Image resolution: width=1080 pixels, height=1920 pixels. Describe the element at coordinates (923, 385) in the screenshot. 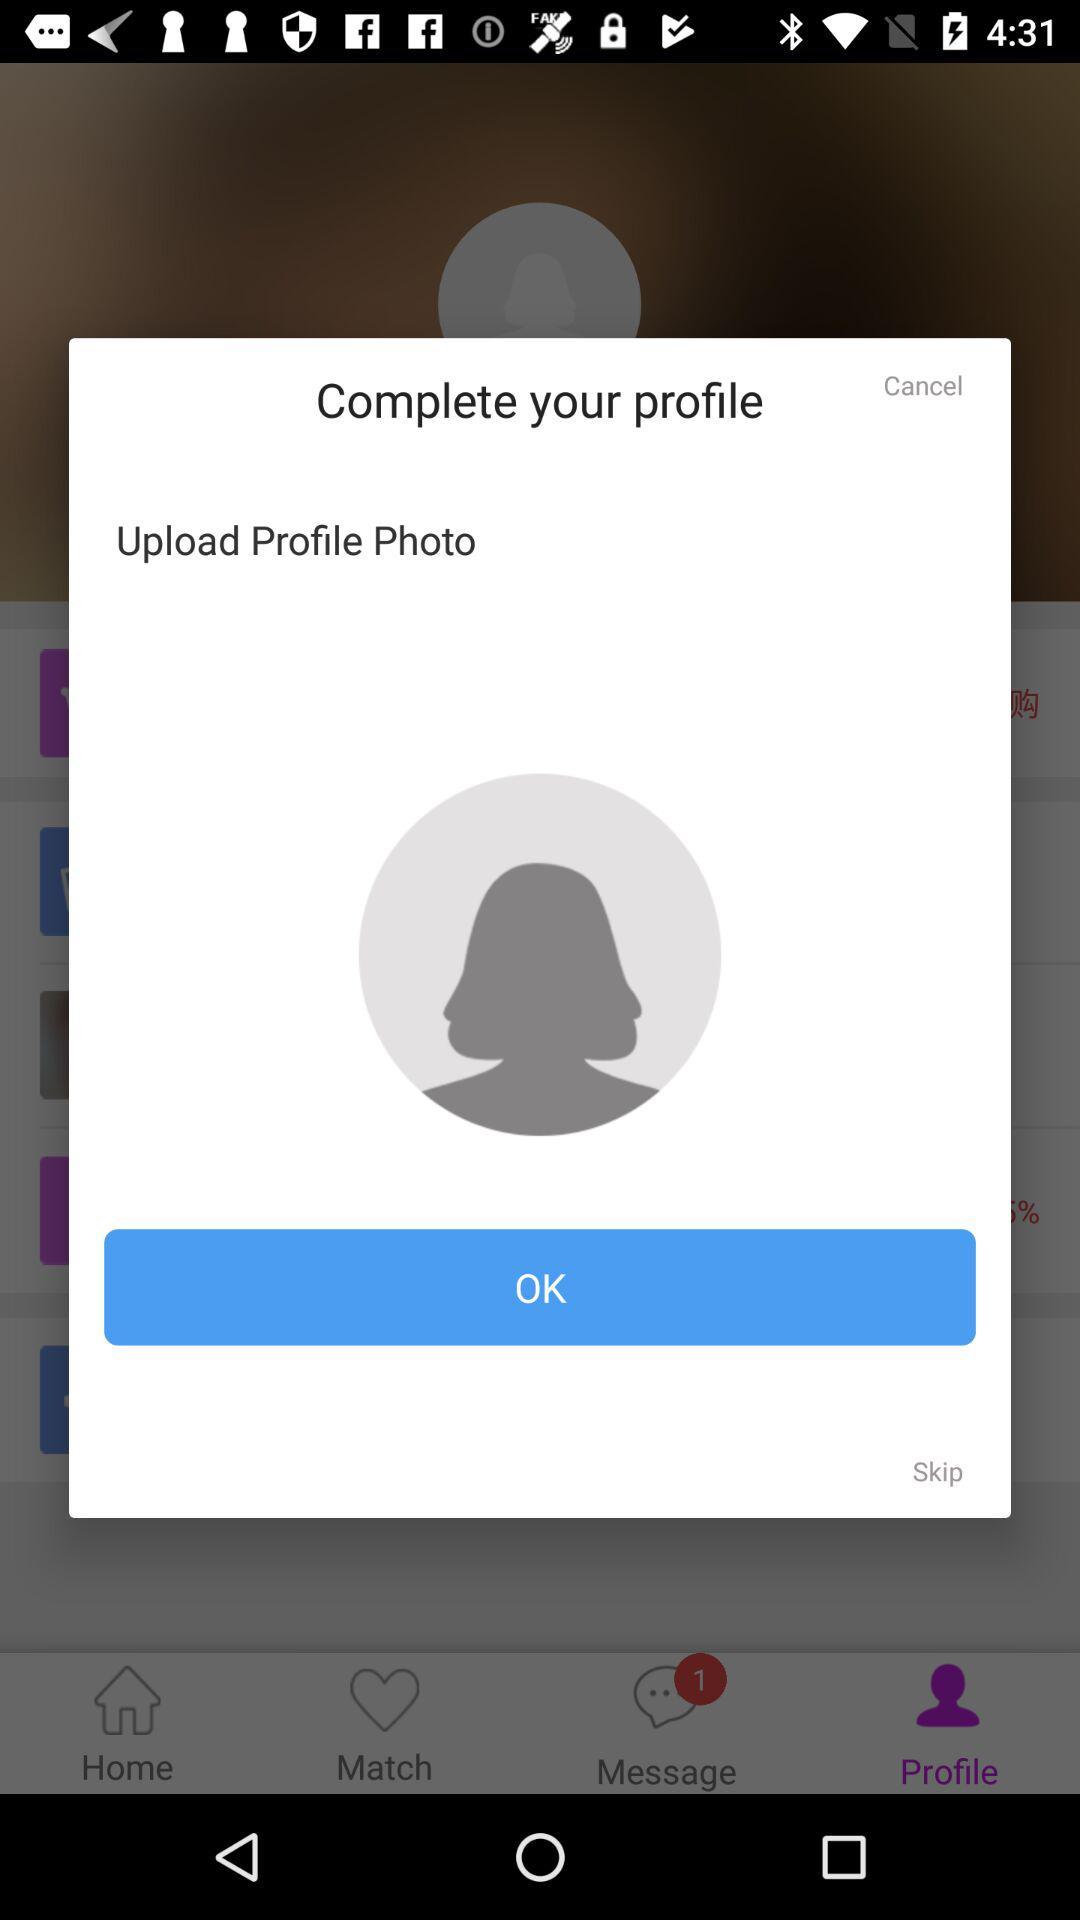

I see `the cancel at the top right corner` at that location.